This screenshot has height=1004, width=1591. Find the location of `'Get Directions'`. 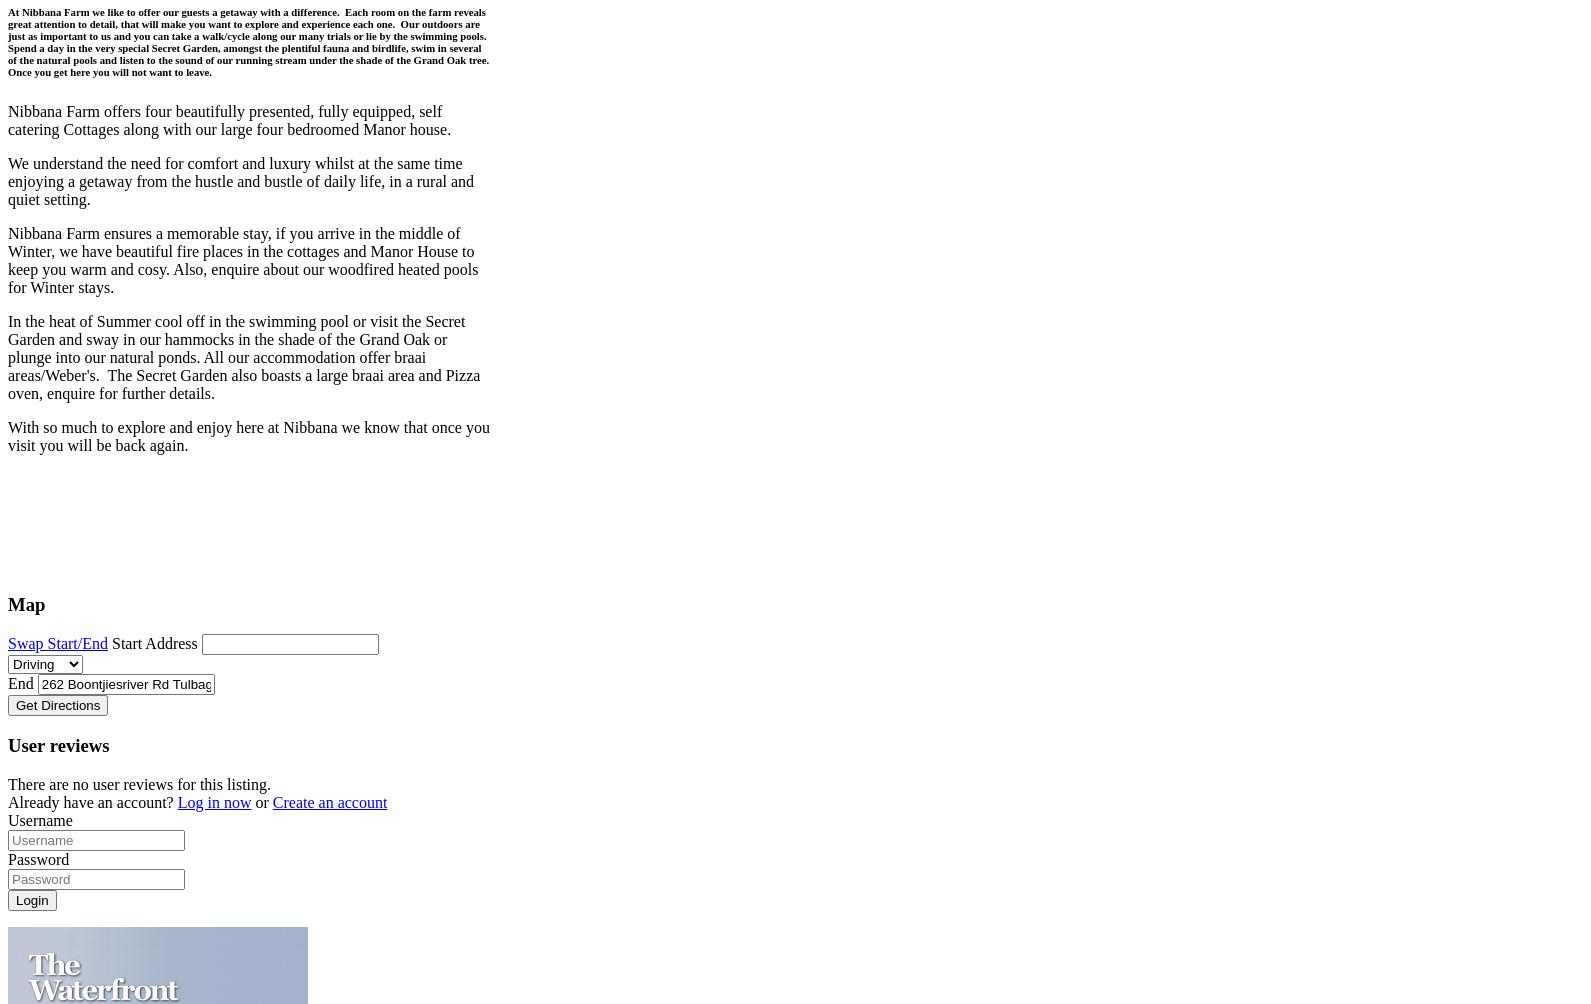

'Get Directions' is located at coordinates (58, 704).